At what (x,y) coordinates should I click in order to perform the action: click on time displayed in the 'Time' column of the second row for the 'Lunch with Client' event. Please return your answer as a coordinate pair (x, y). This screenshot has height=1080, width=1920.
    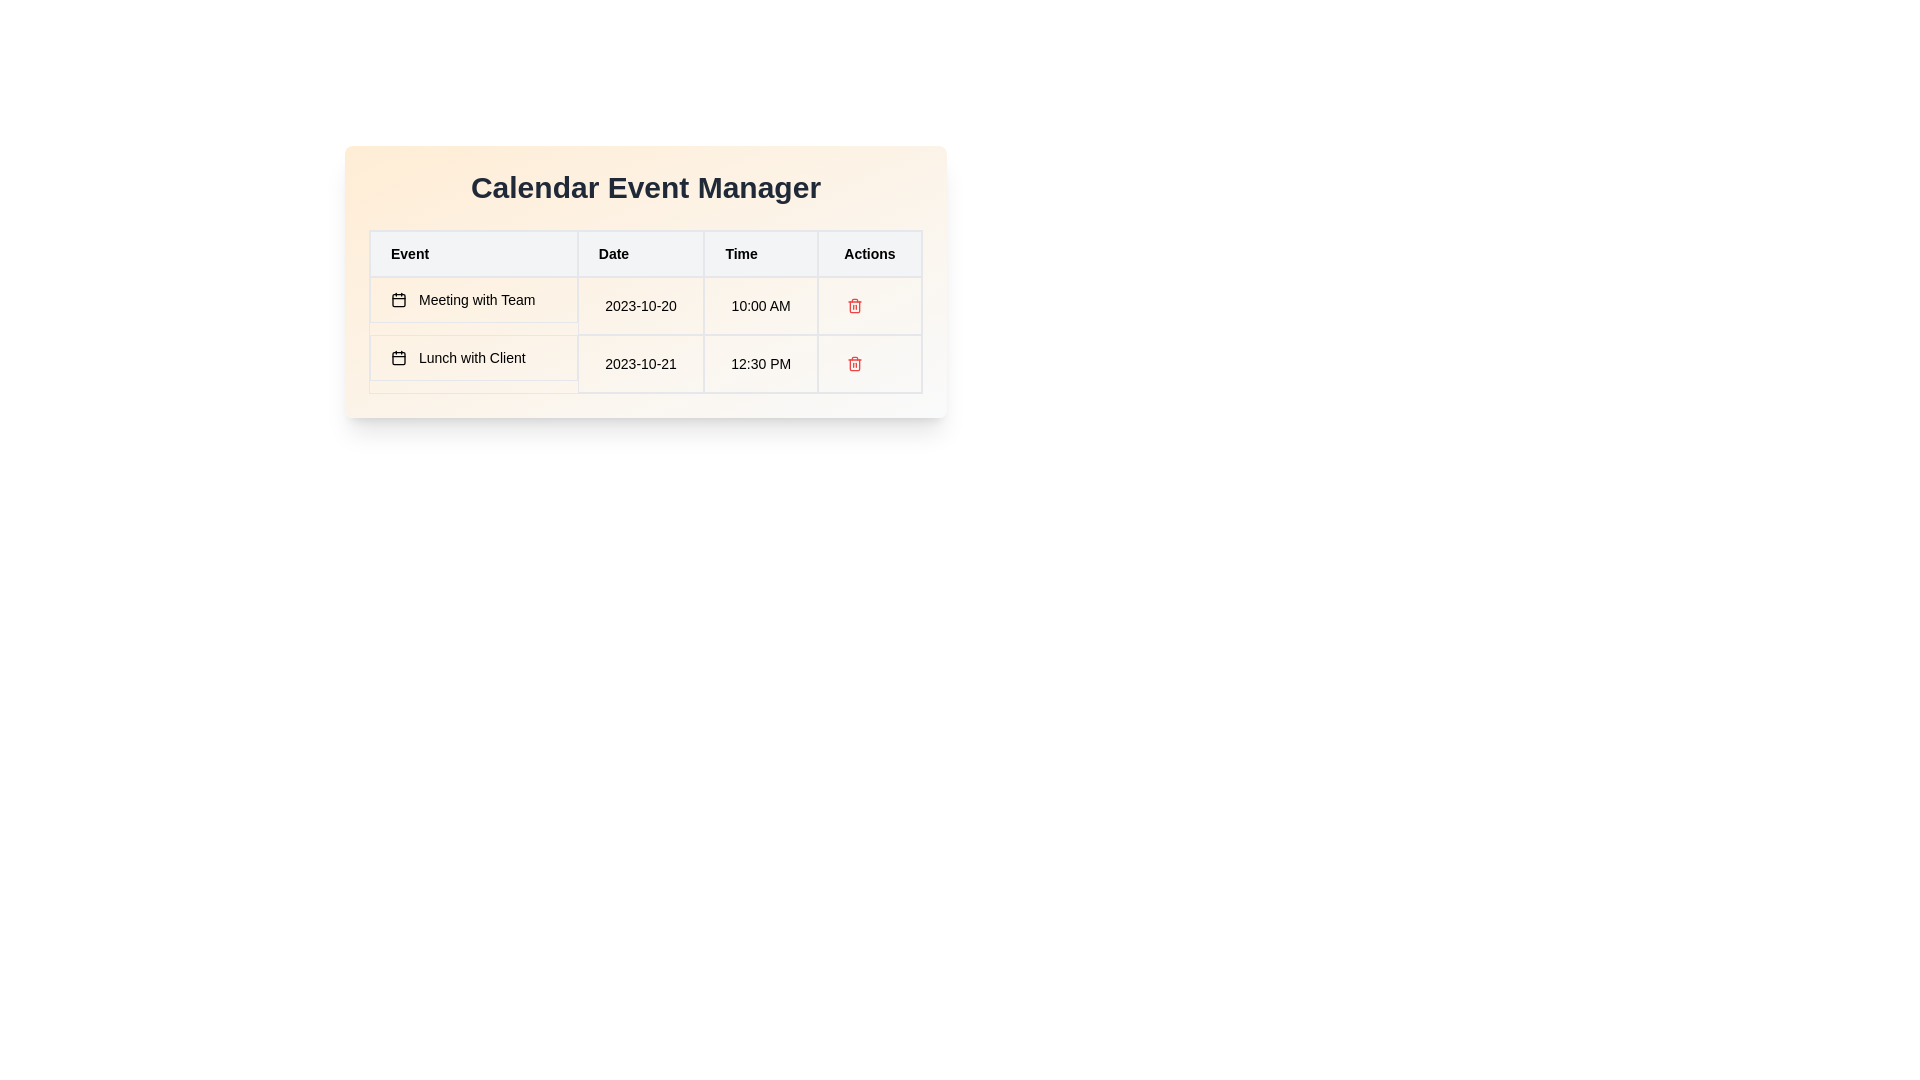
    Looking at the image, I should click on (760, 363).